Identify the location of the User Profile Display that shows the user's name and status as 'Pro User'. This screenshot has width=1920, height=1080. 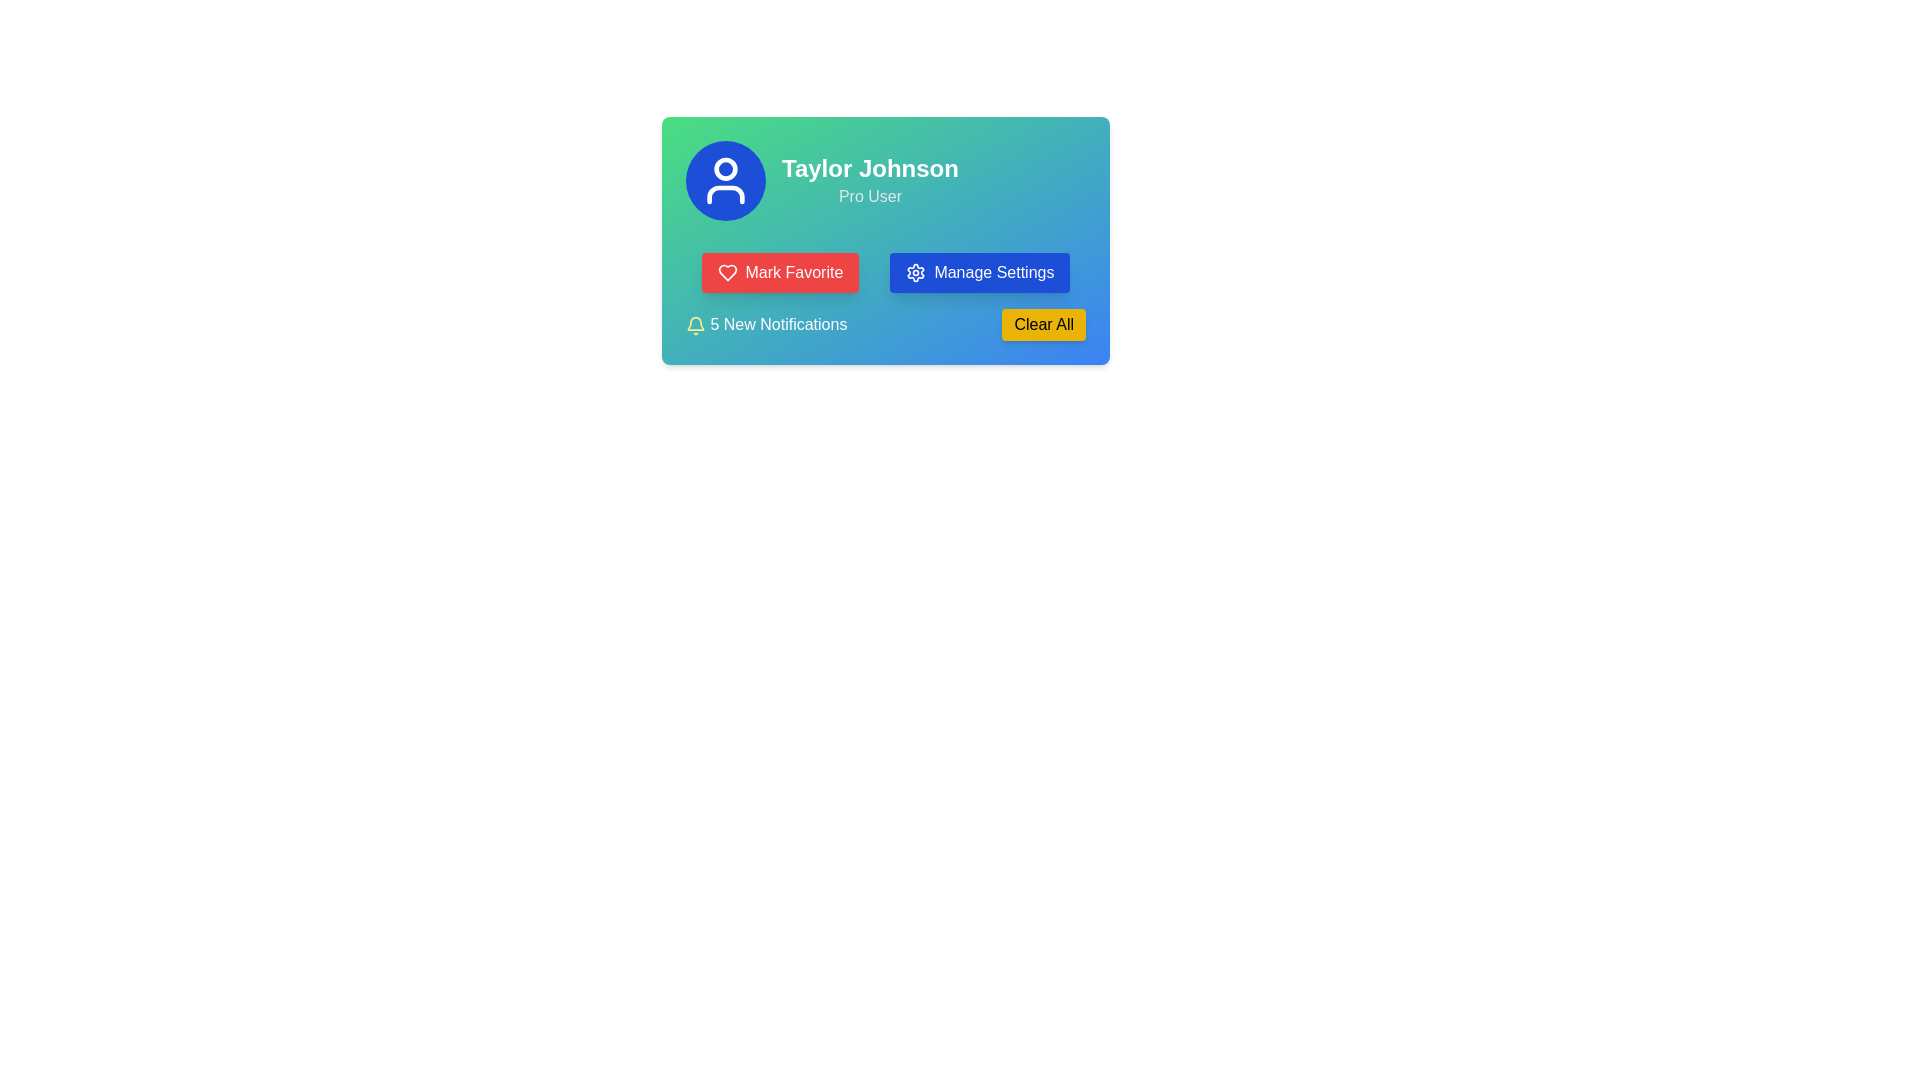
(885, 181).